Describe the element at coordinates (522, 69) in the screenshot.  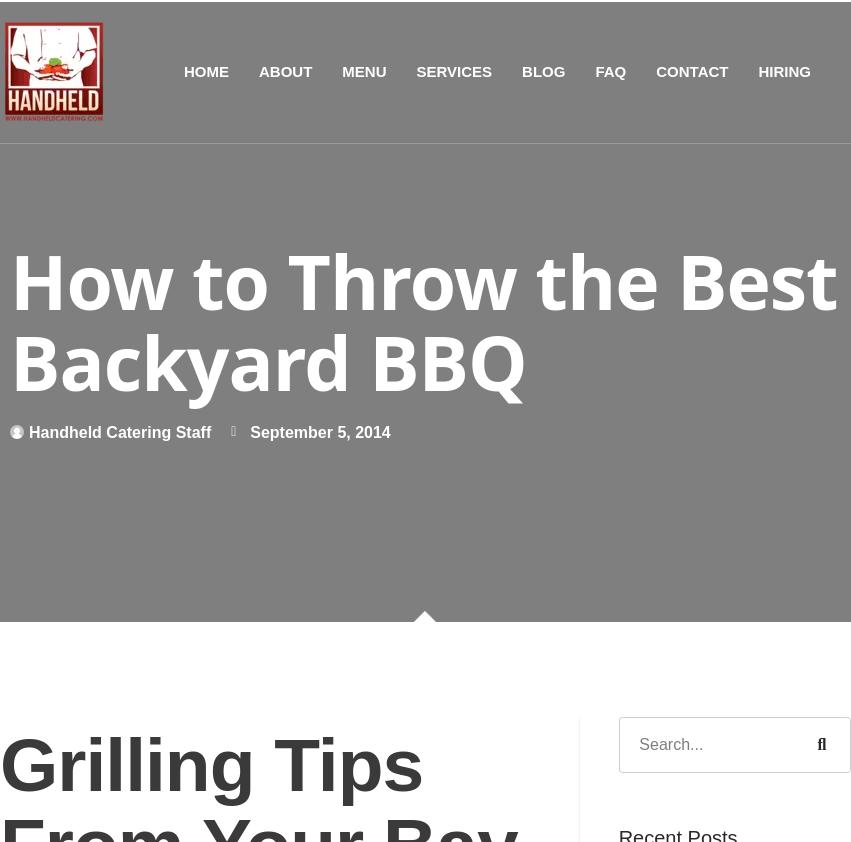
I see `'BLOG'` at that location.